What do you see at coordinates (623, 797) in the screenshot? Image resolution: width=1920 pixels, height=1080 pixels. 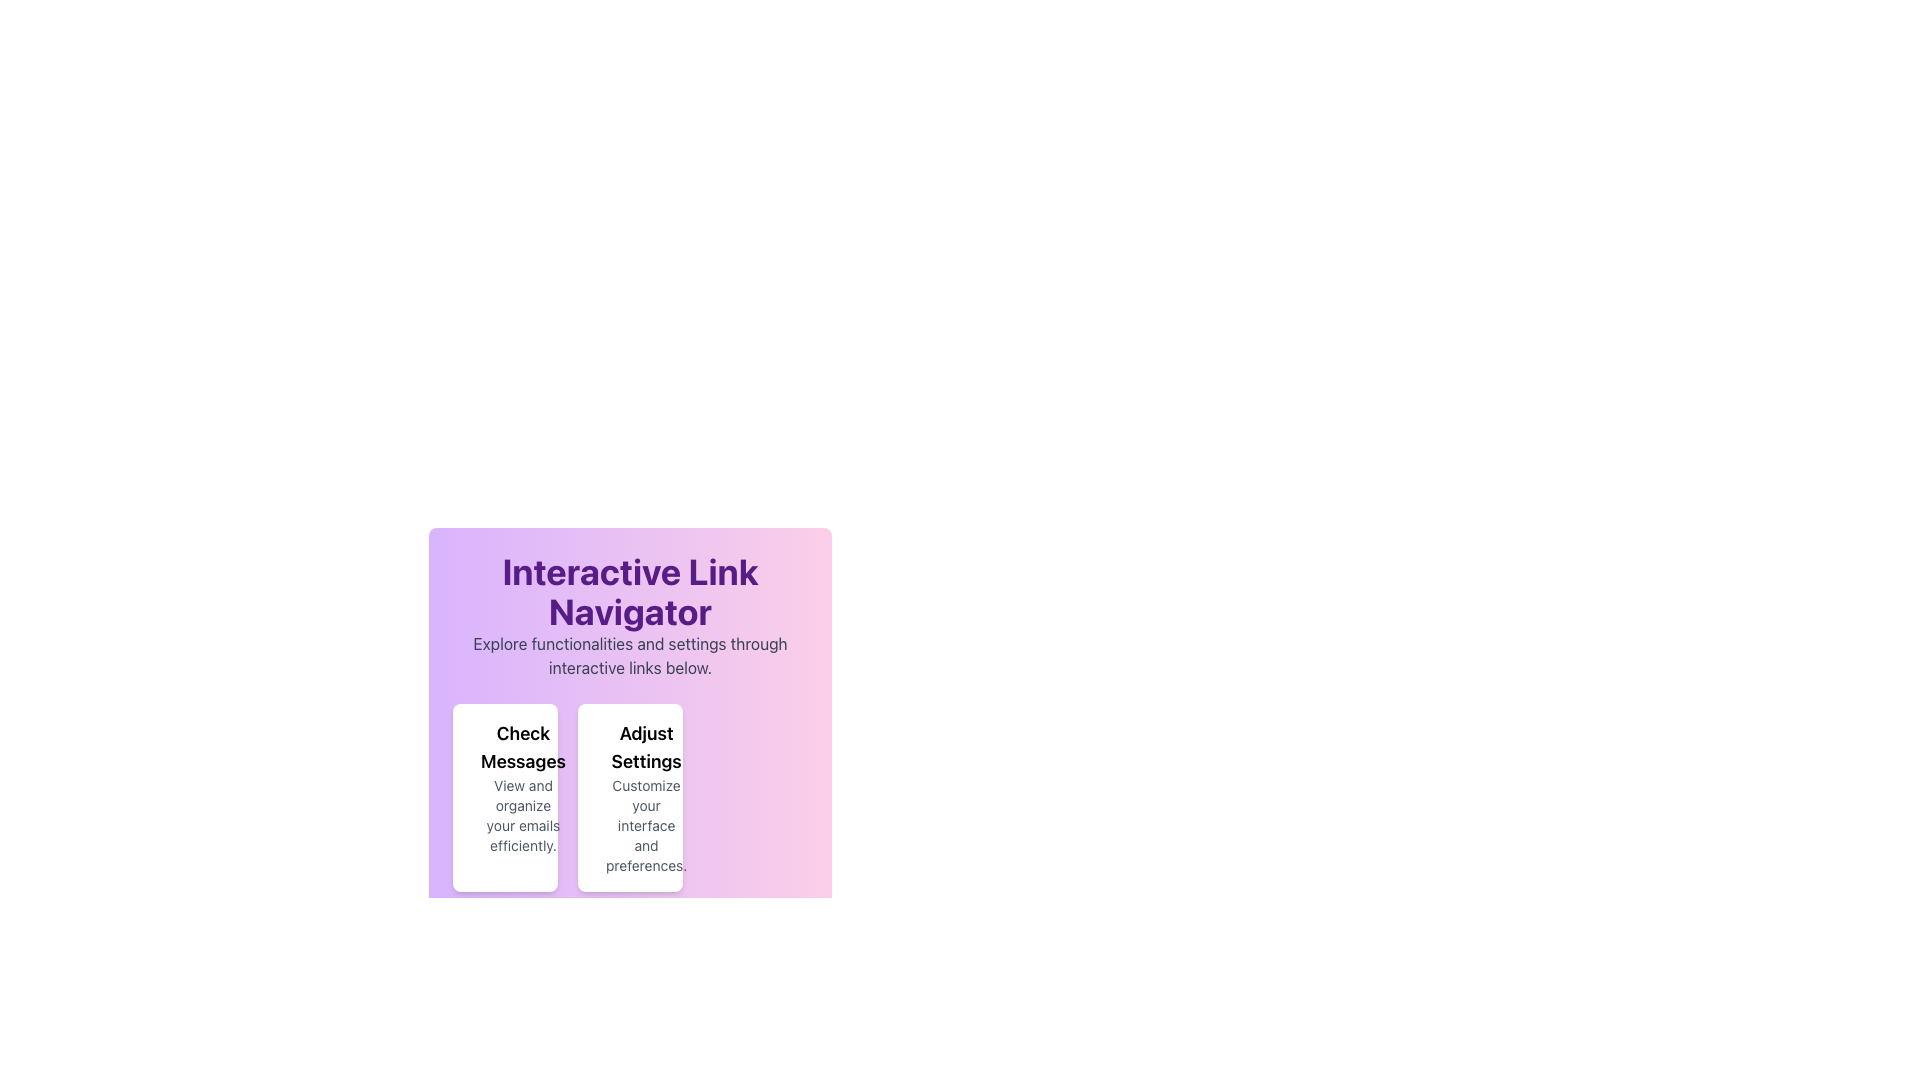 I see `text label that instructs users to 'Go to Settings' located in the 'Adjust Settings' section of the 'Interactive Link Navigator' panel` at bounding box center [623, 797].